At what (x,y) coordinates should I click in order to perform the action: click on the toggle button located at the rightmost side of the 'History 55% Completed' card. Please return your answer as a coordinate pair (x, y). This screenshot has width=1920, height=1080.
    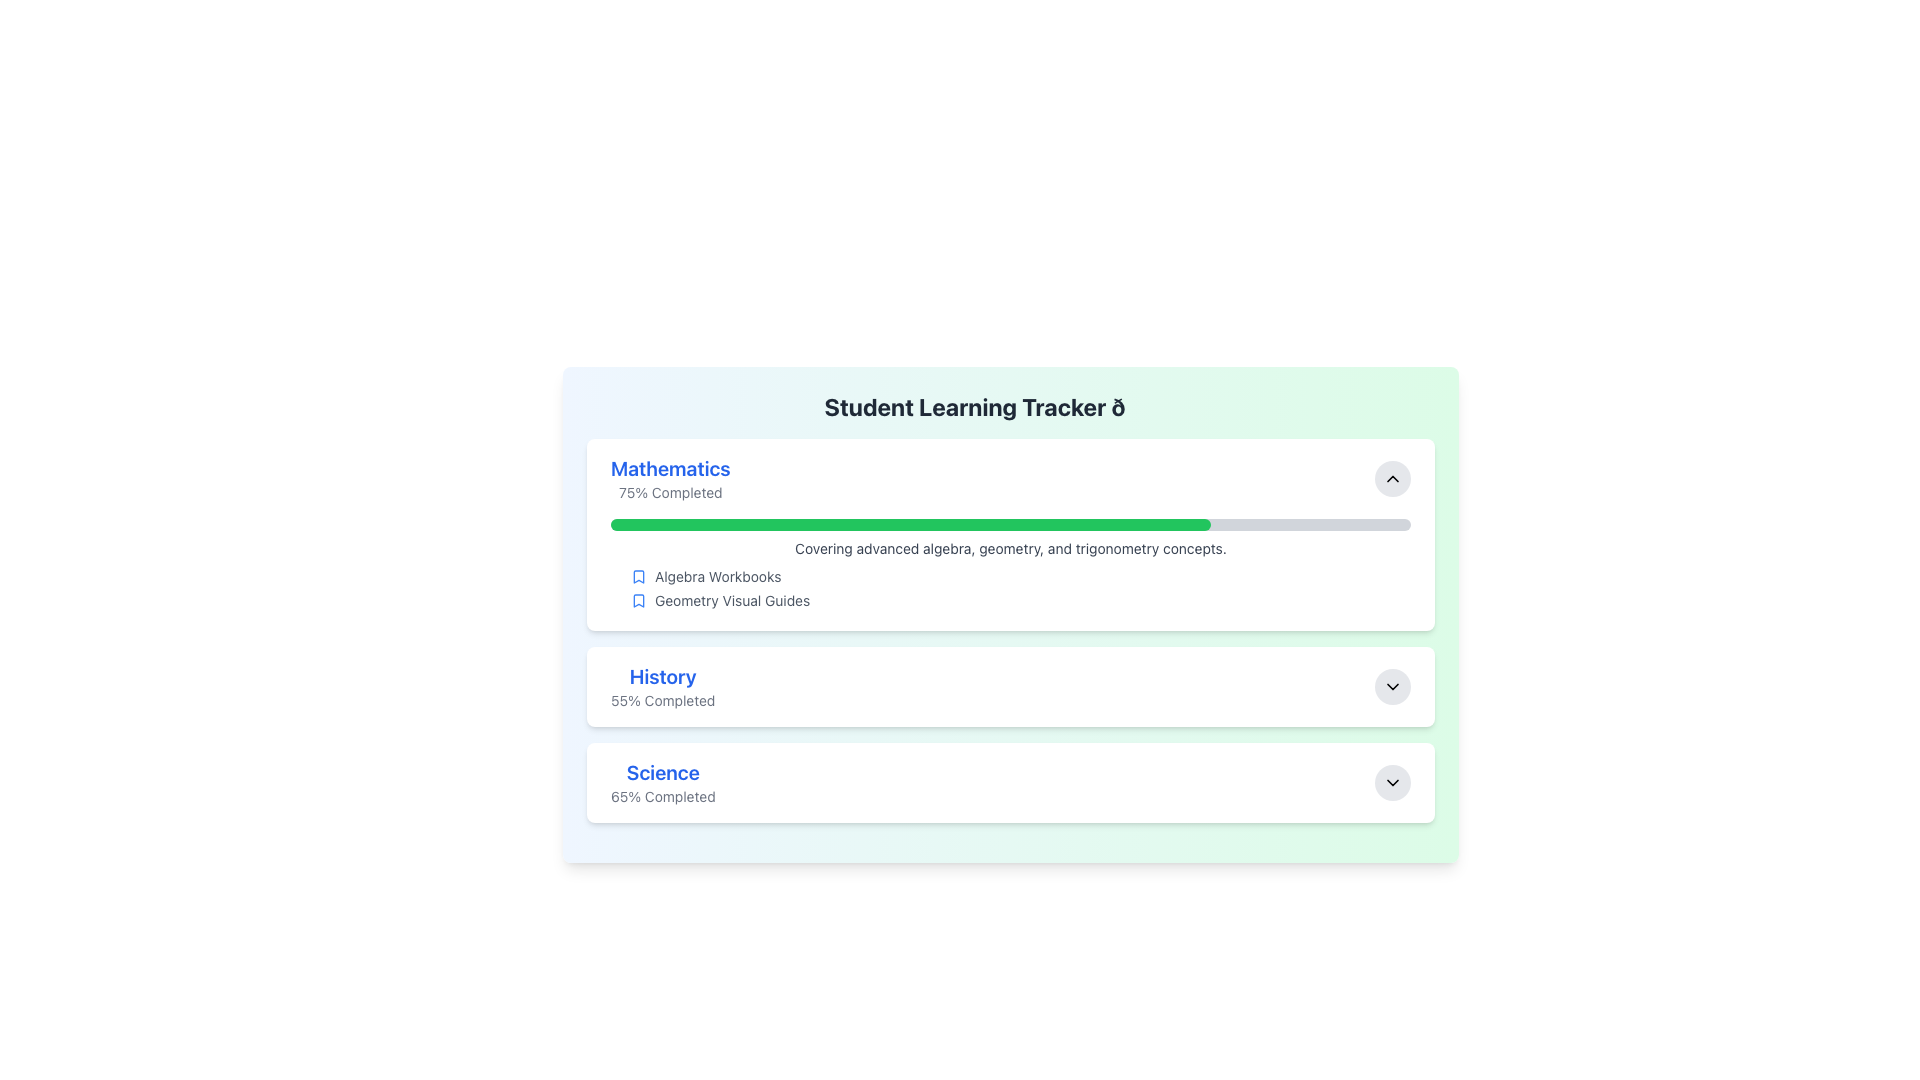
    Looking at the image, I should click on (1391, 685).